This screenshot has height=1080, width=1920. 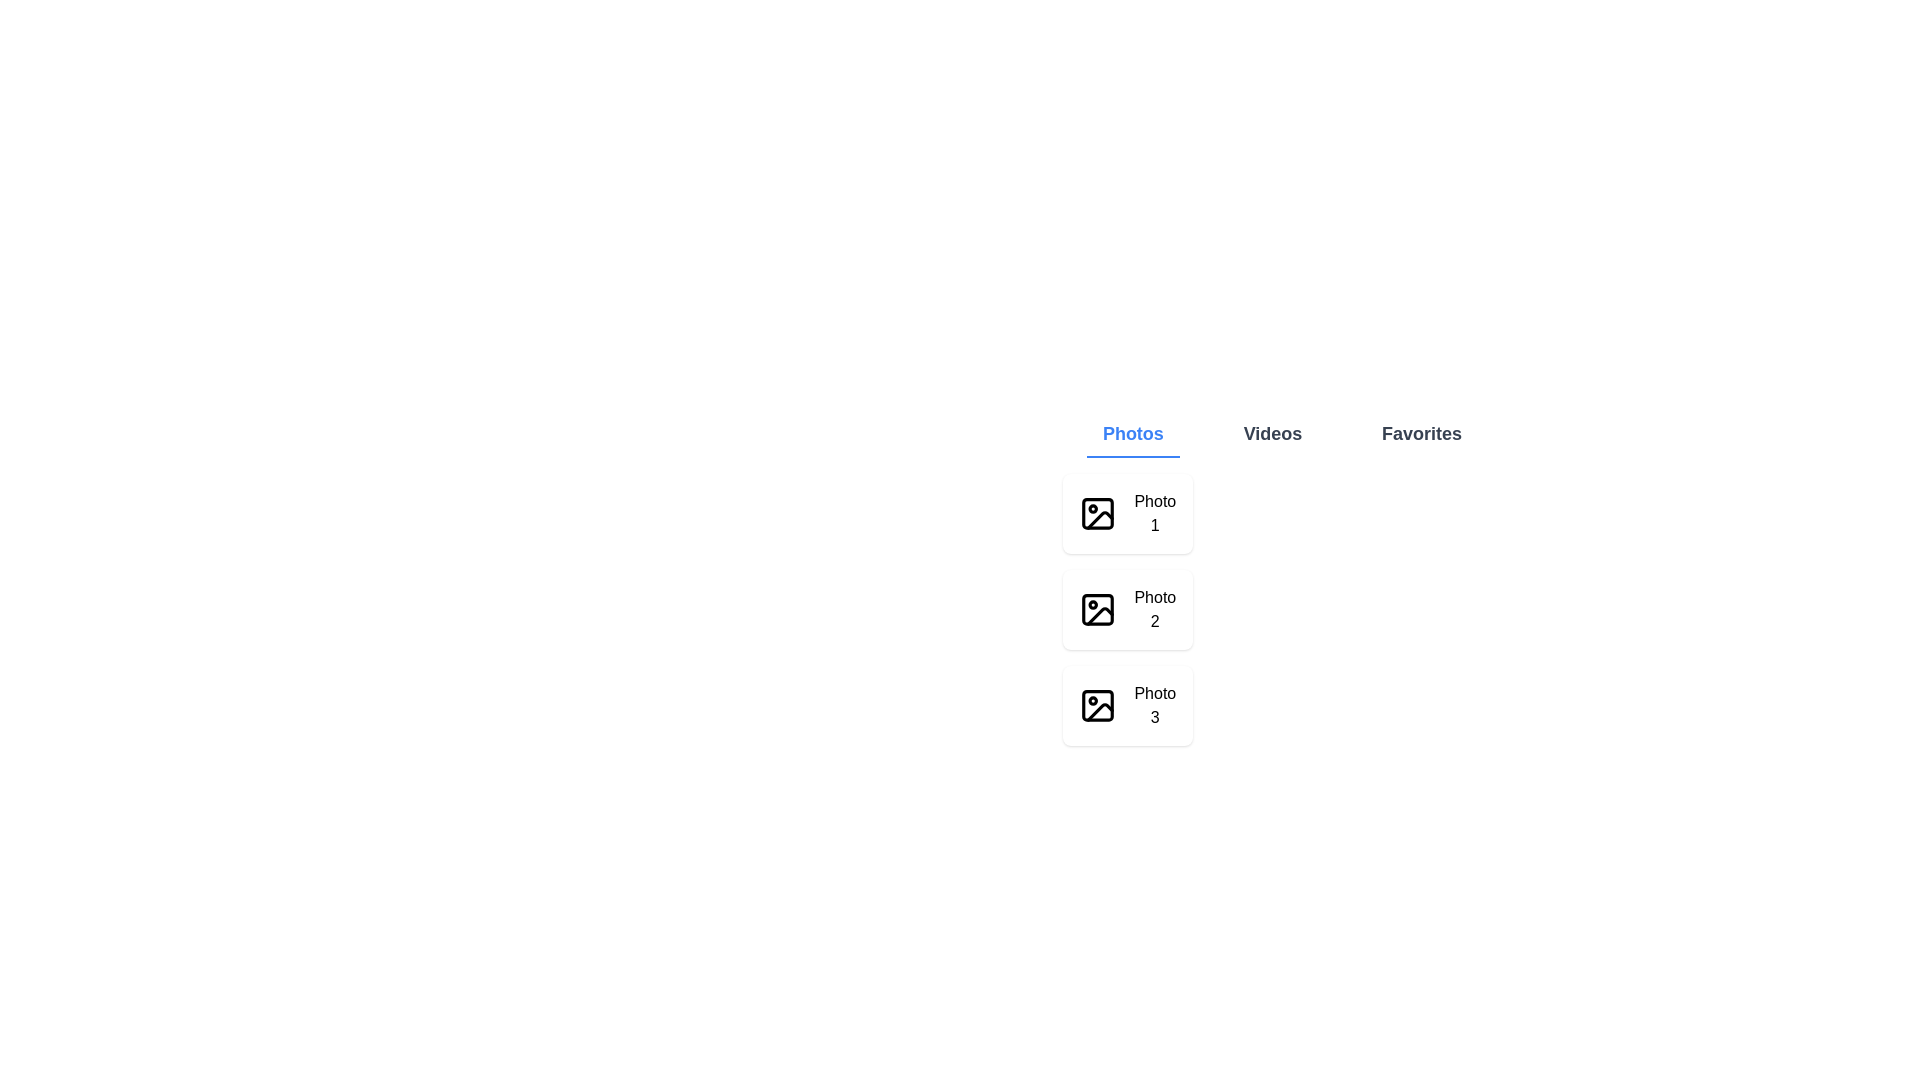 What do you see at coordinates (1133, 434) in the screenshot?
I see `the leftmost navigation button in the menu` at bounding box center [1133, 434].